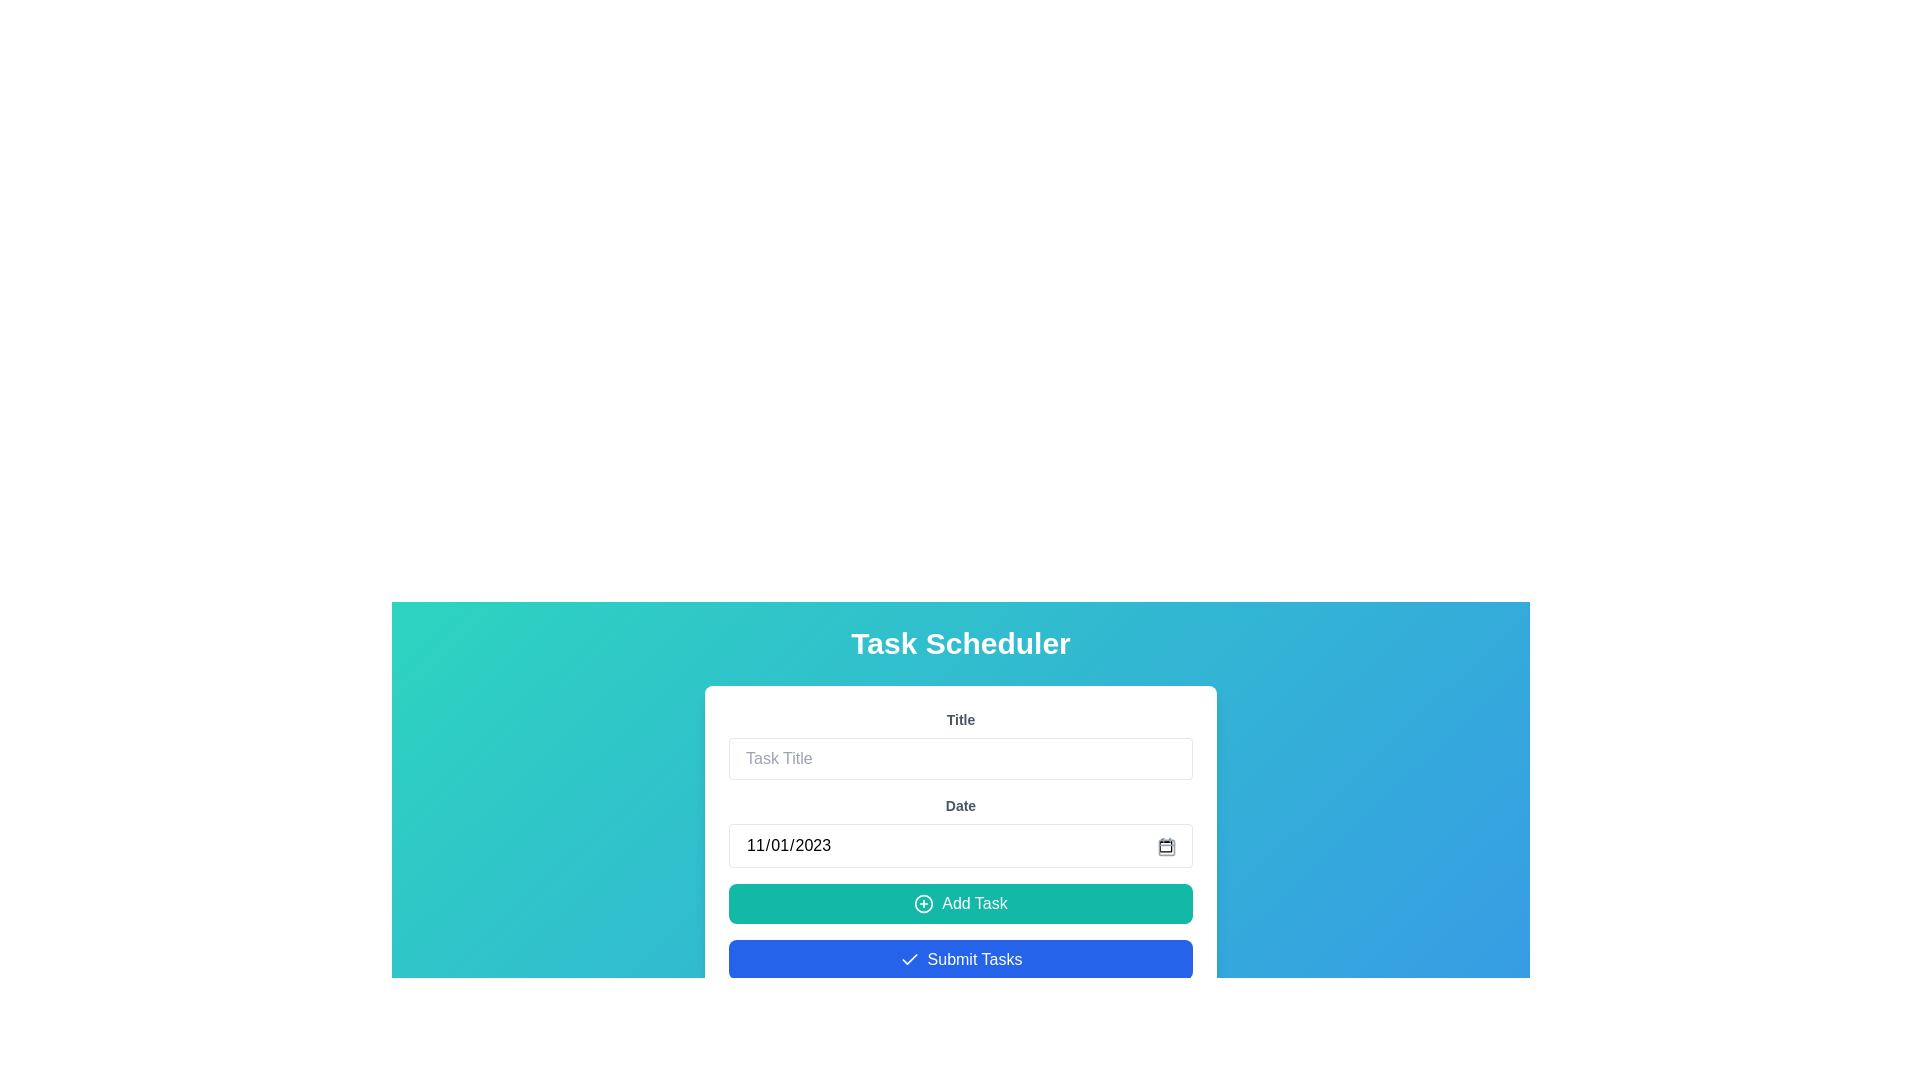 Image resolution: width=1920 pixels, height=1080 pixels. Describe the element at coordinates (960, 759) in the screenshot. I see `to select text within the task title input field located below the 'Title' label in the top-center region of the interface` at that location.